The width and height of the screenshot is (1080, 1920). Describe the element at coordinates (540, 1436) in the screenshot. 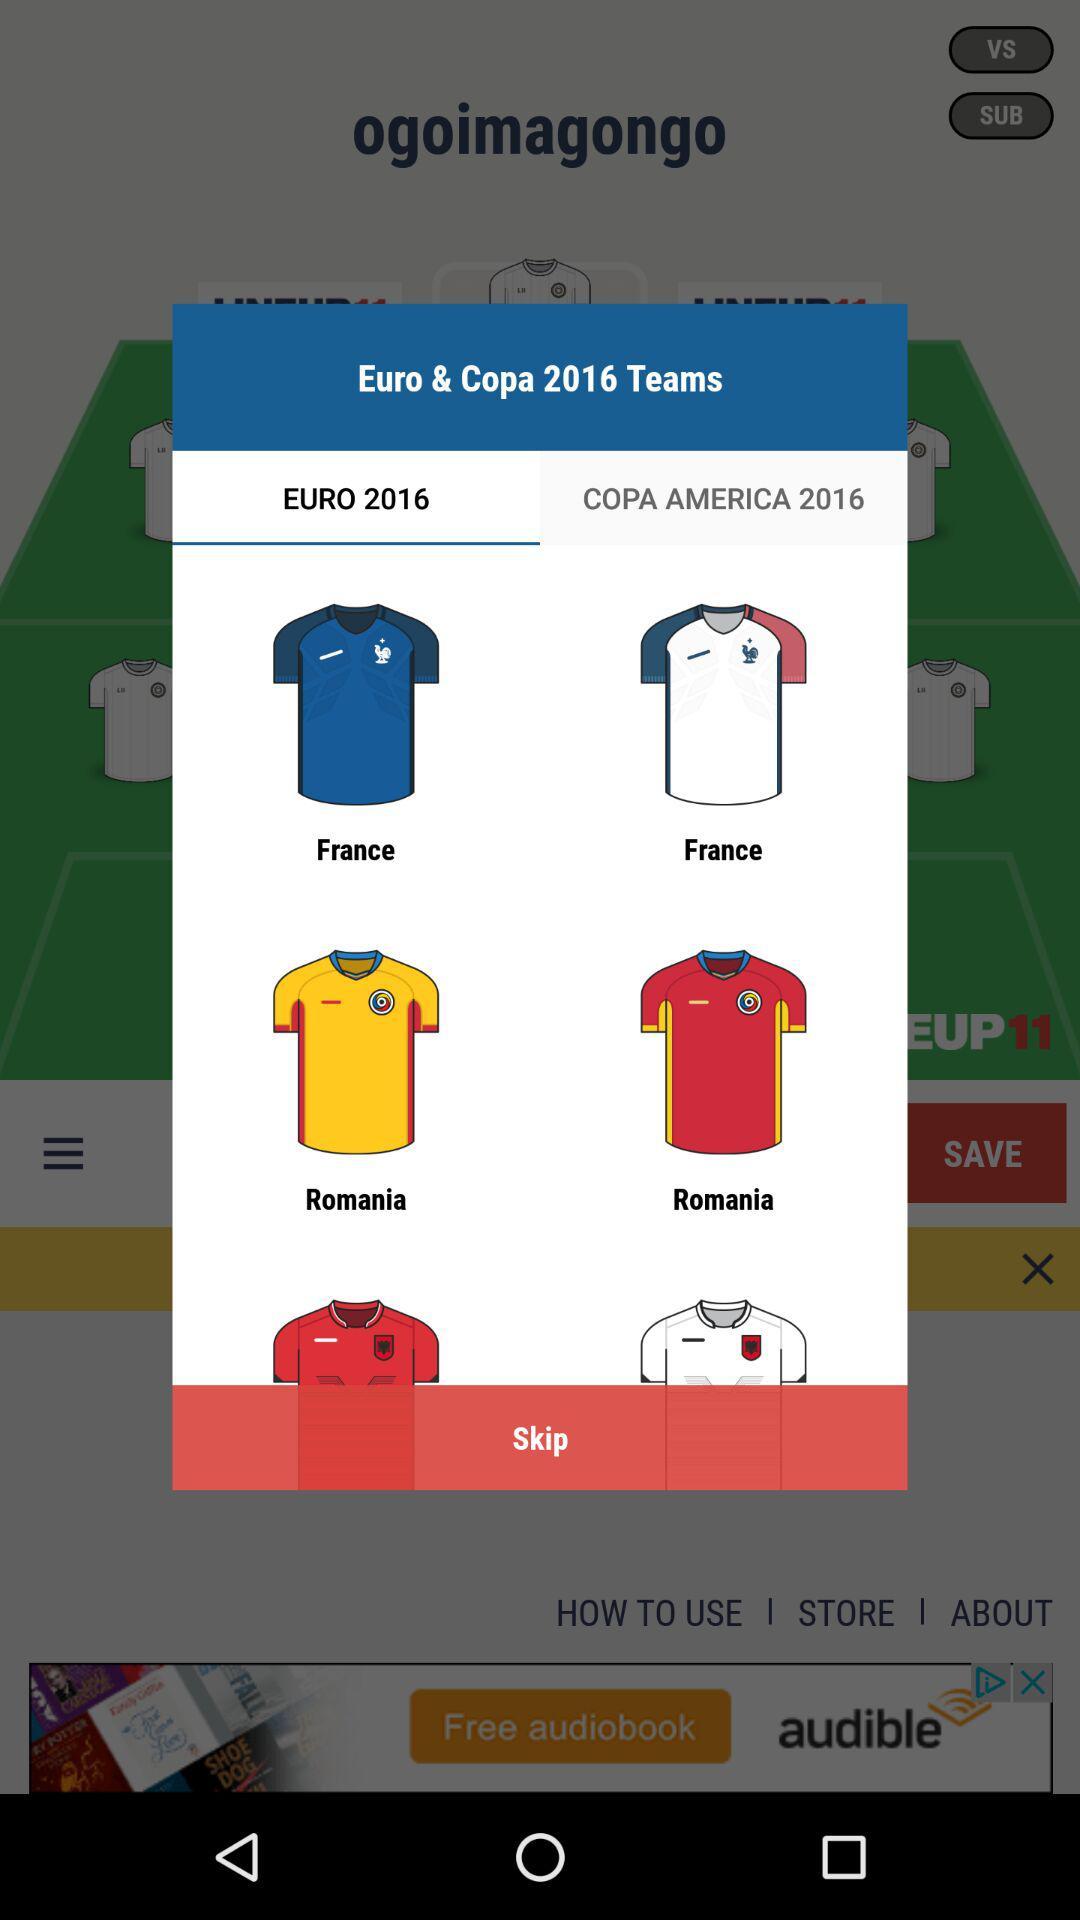

I see `the skip item` at that location.